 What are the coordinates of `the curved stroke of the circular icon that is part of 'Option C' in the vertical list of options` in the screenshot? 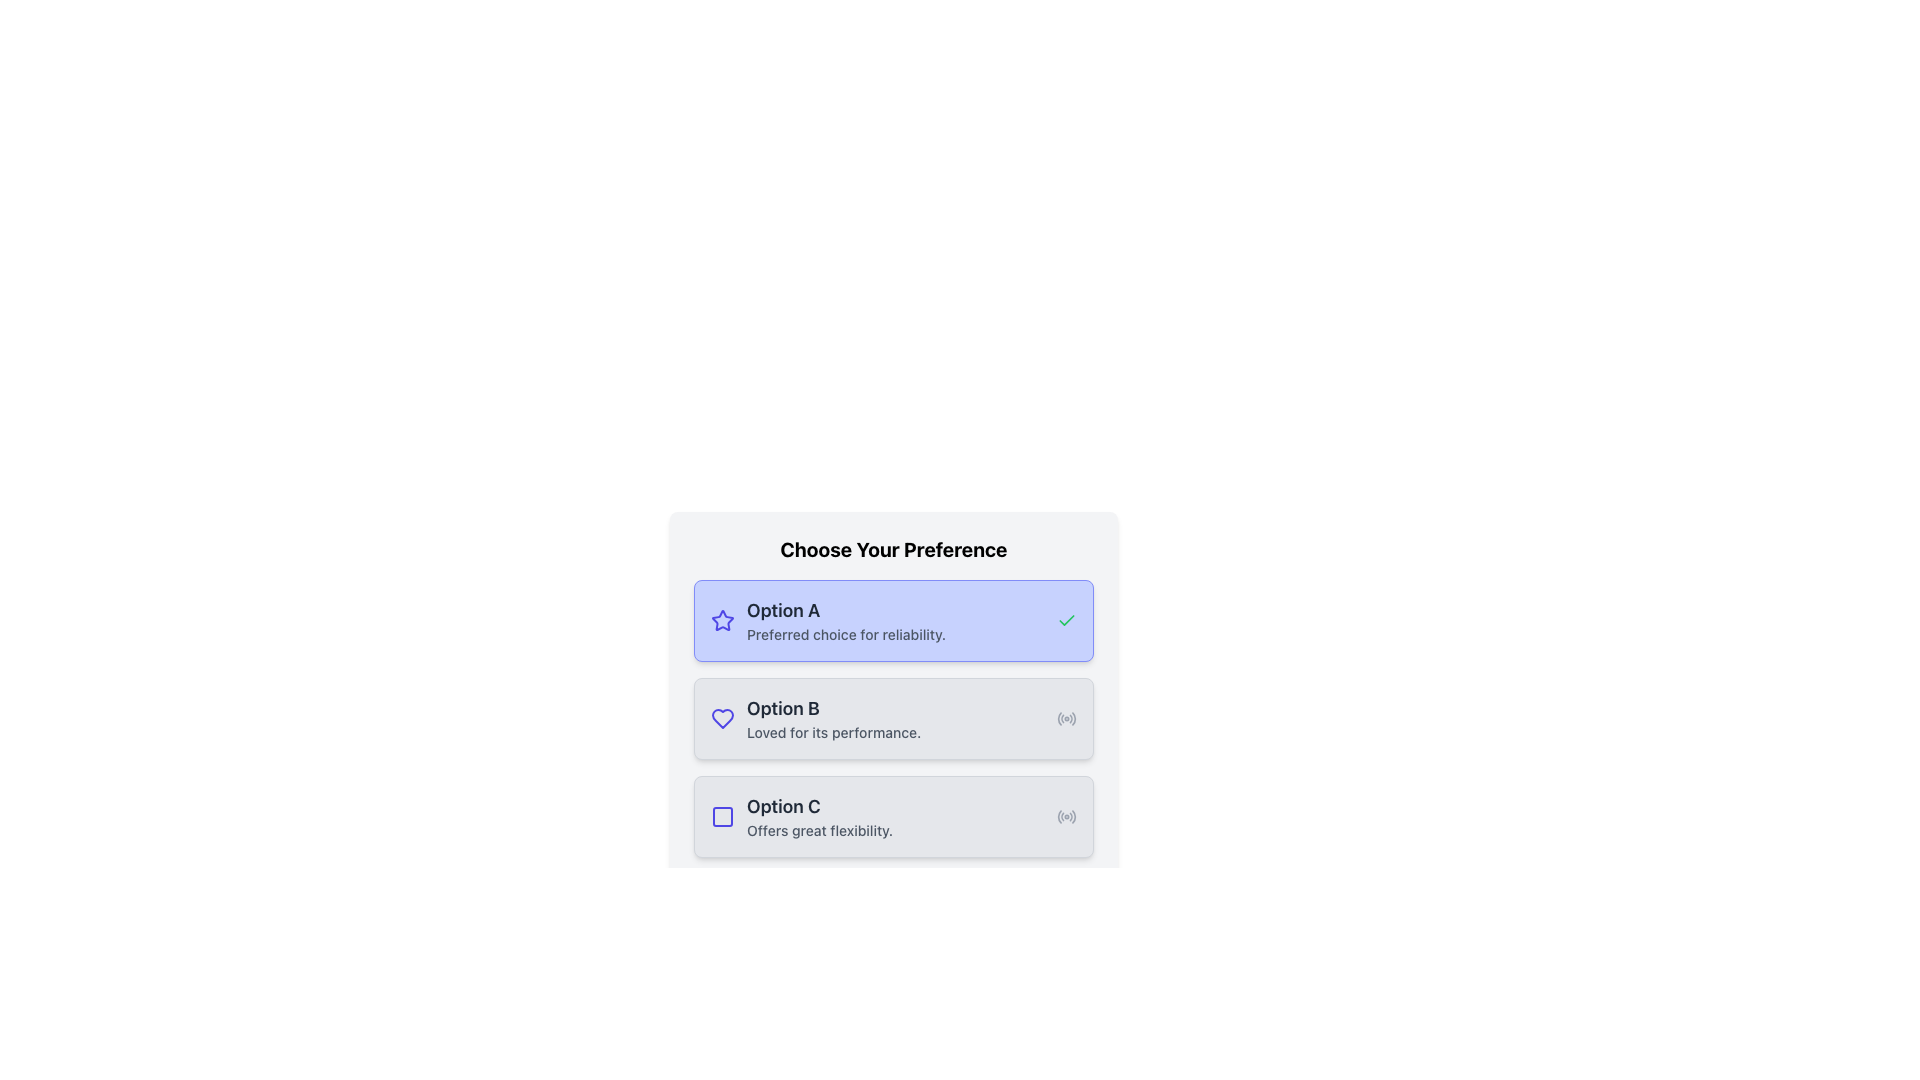 It's located at (1058, 817).